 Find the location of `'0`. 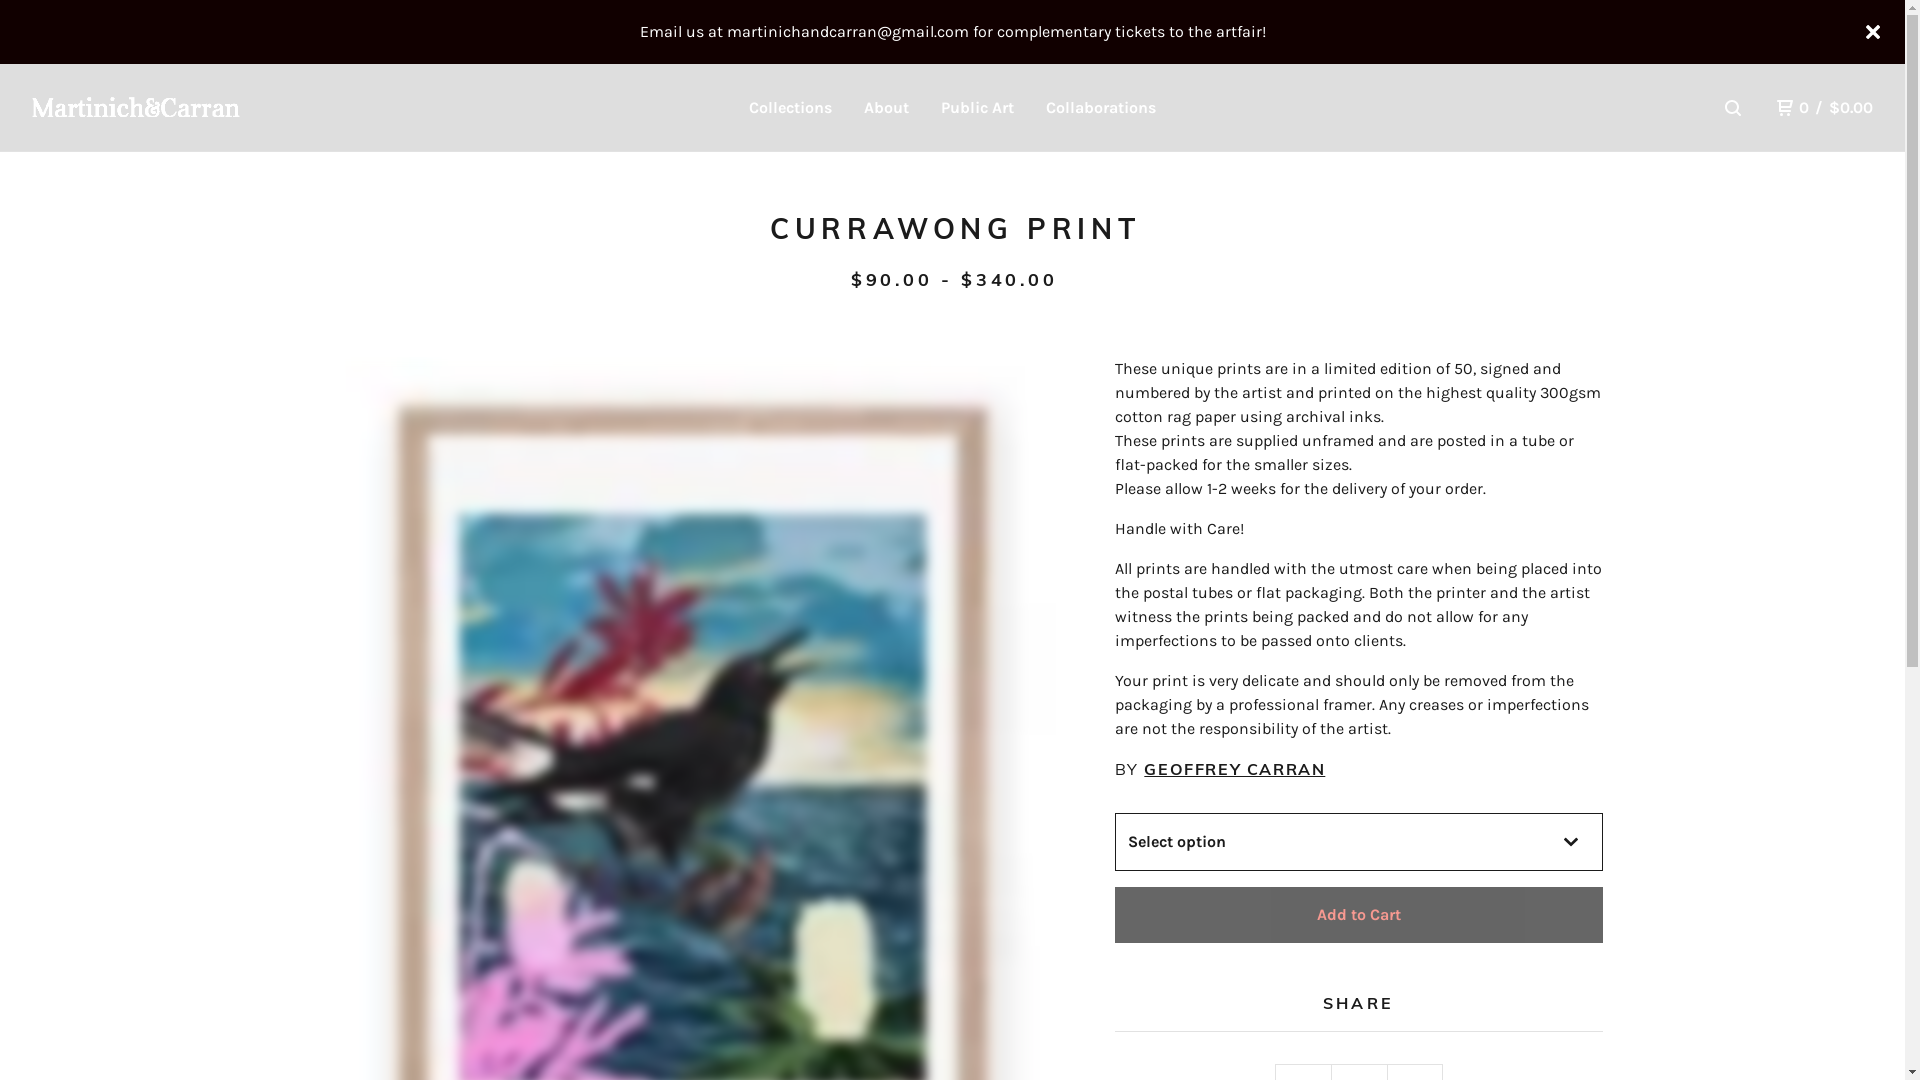

'0 is located at coordinates (1824, 108).